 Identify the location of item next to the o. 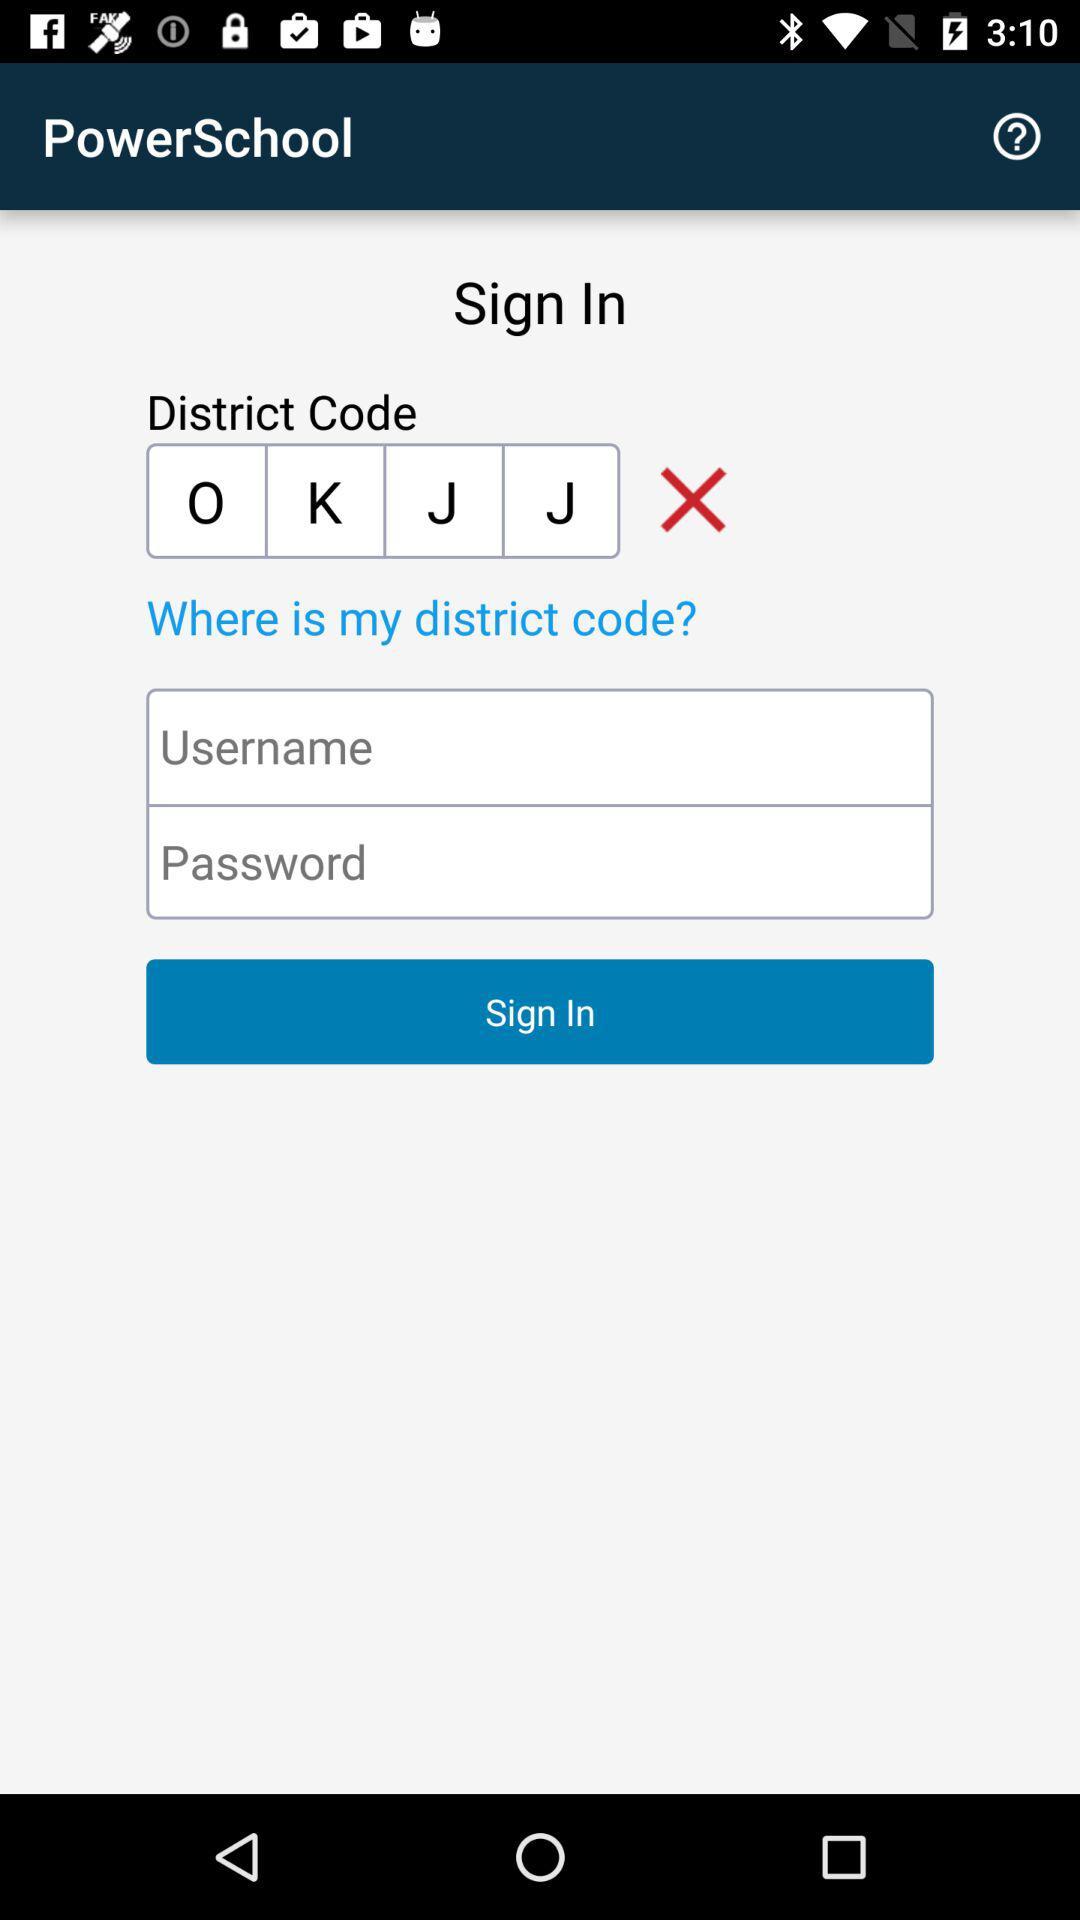
(323, 500).